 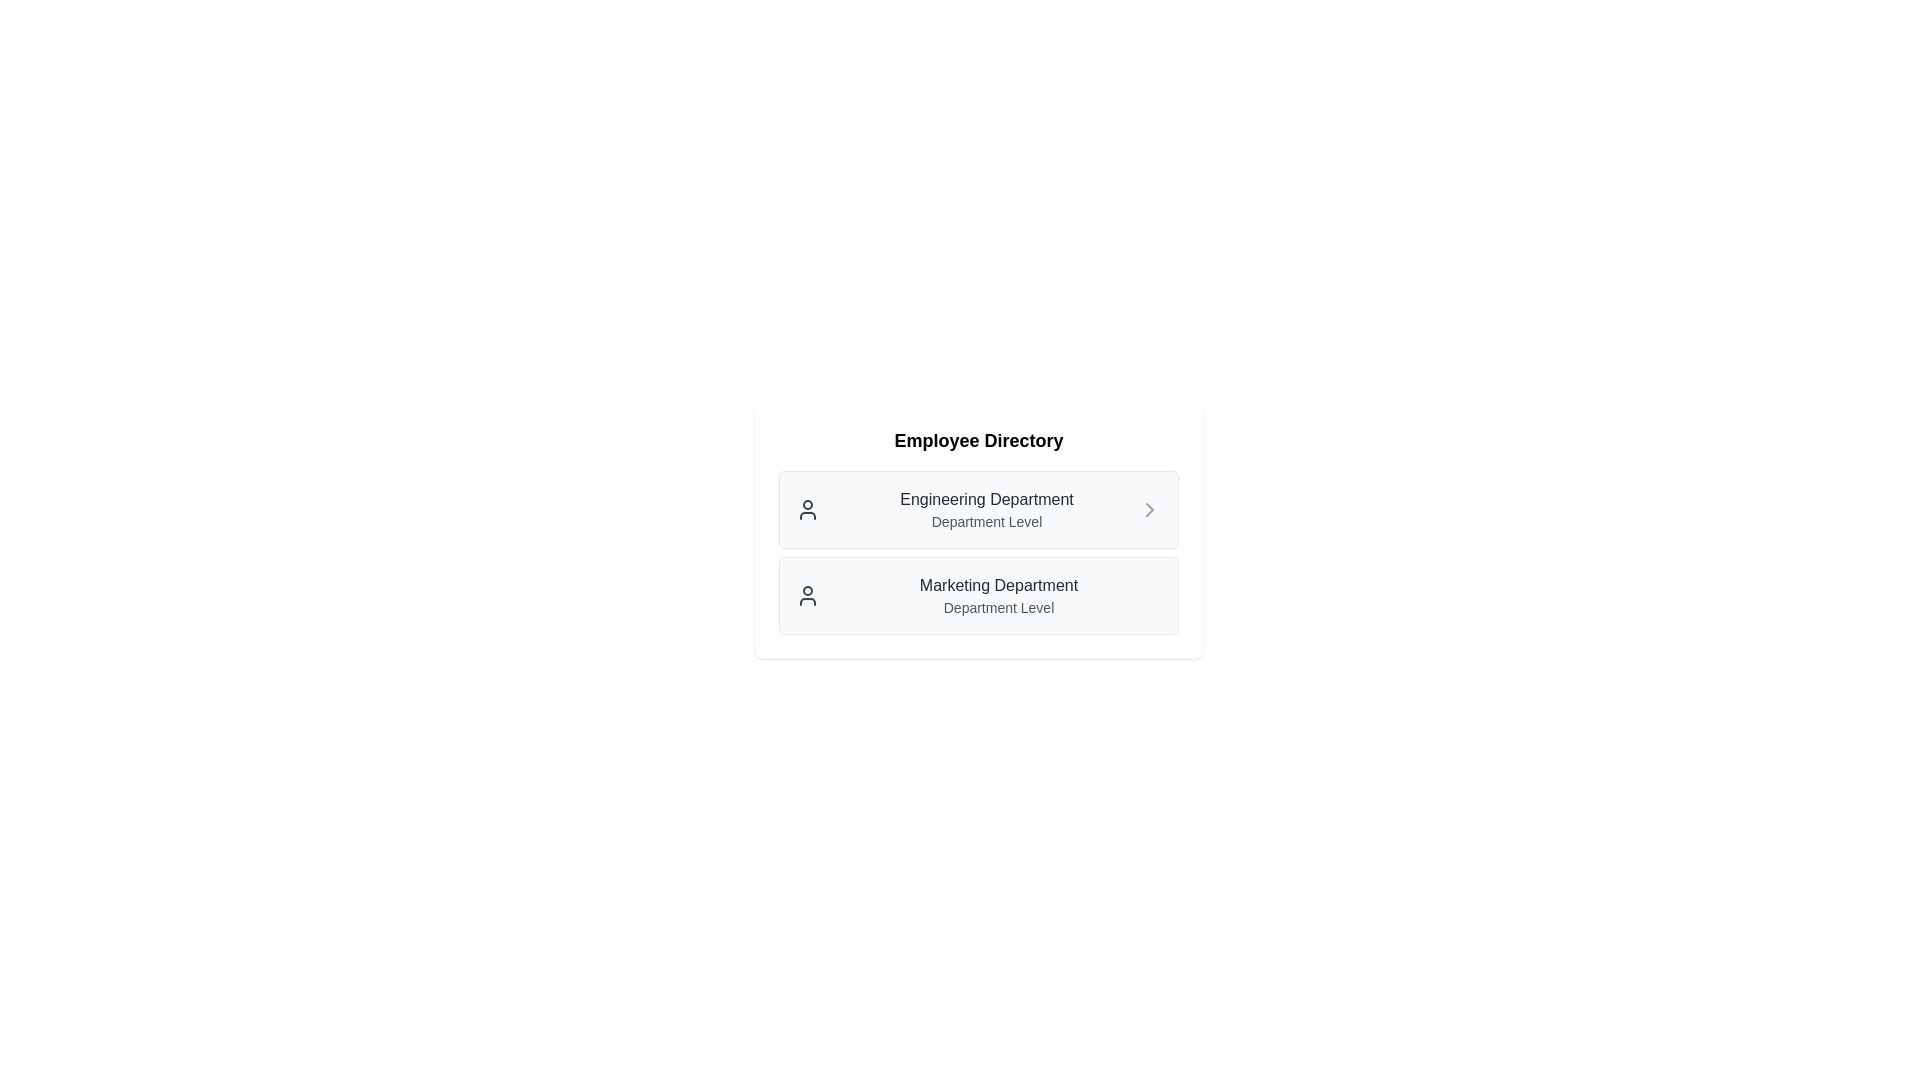 I want to click on the static text display that identifies the Marketing Department and indicates its associated level, located below the Engineering Department card in the list-style layout, so click(x=998, y=595).